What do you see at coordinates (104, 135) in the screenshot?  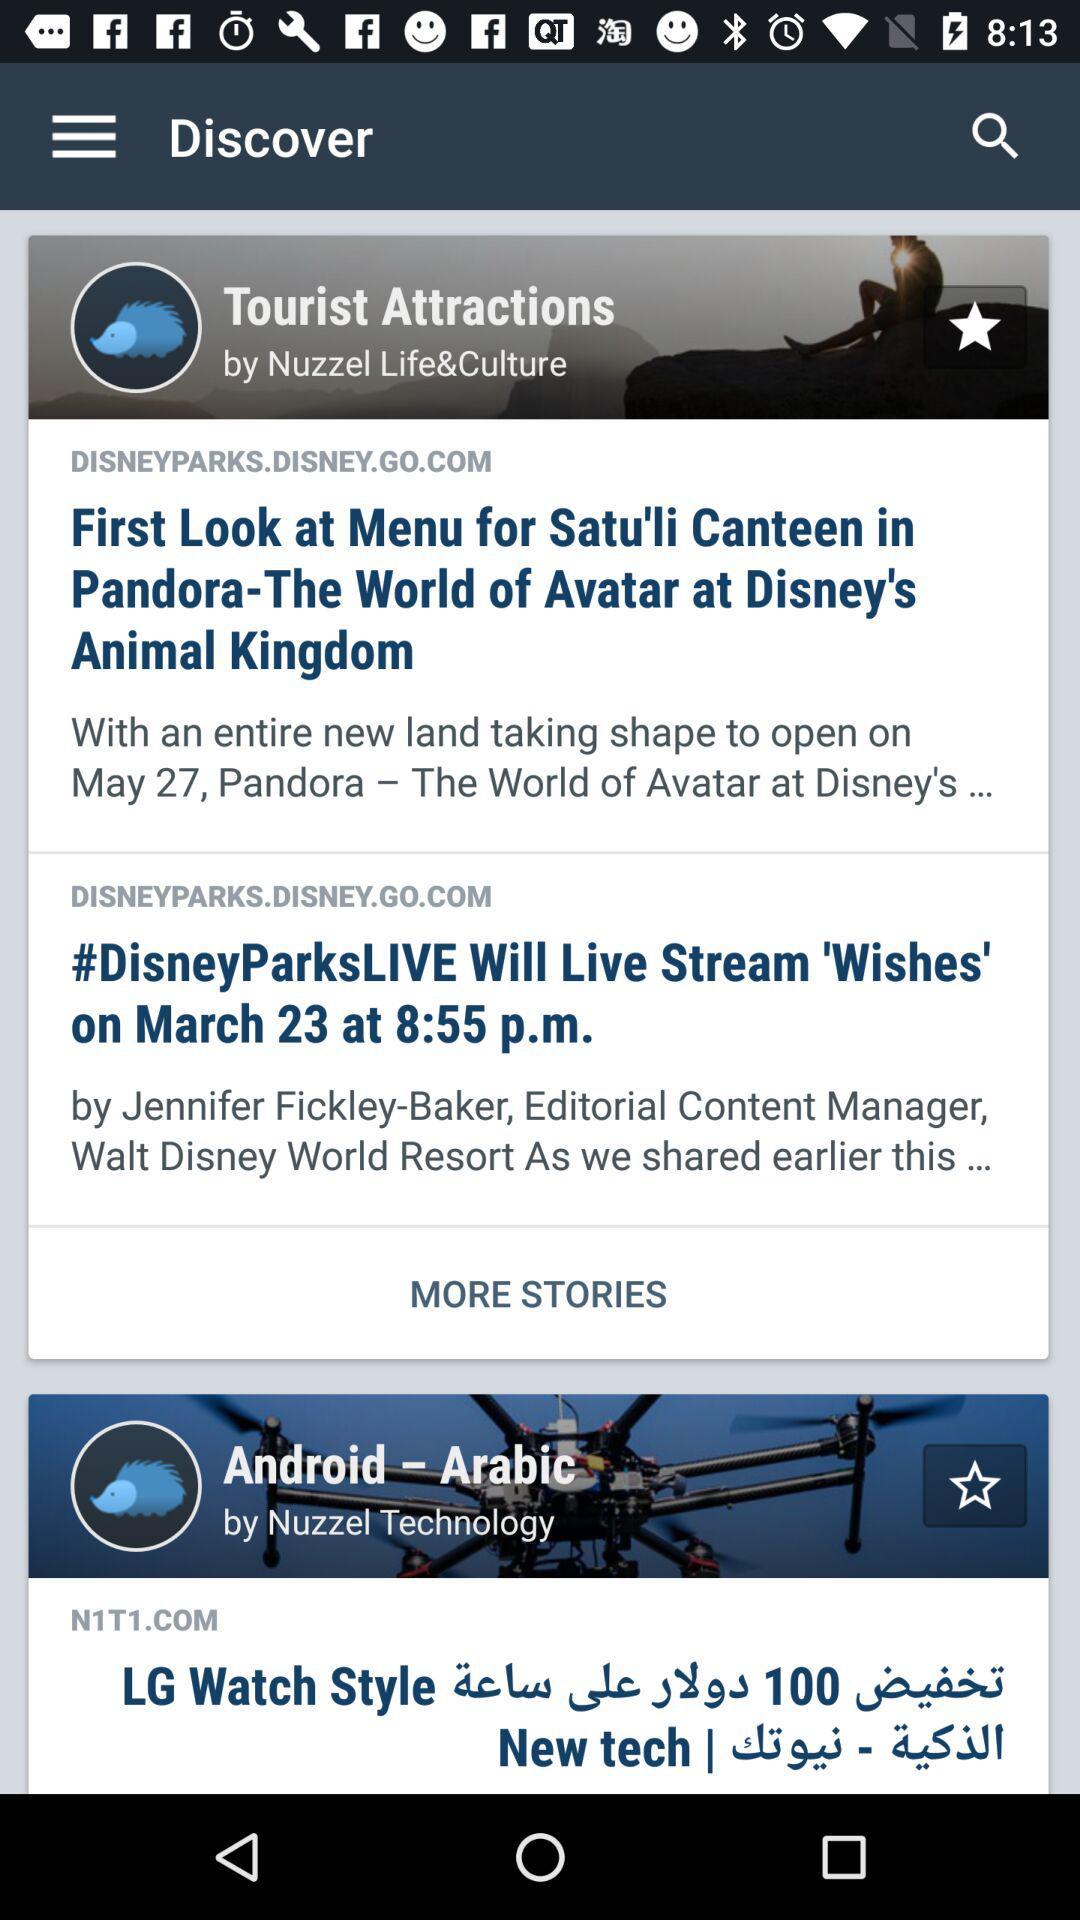 I see `menu options` at bounding box center [104, 135].